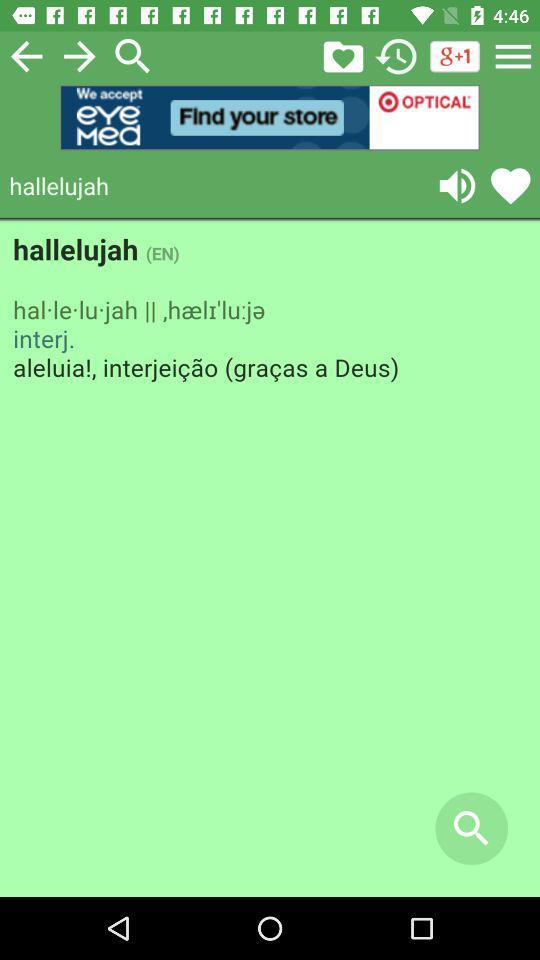 Image resolution: width=540 pixels, height=960 pixels. I want to click on to favourites, so click(510, 185).